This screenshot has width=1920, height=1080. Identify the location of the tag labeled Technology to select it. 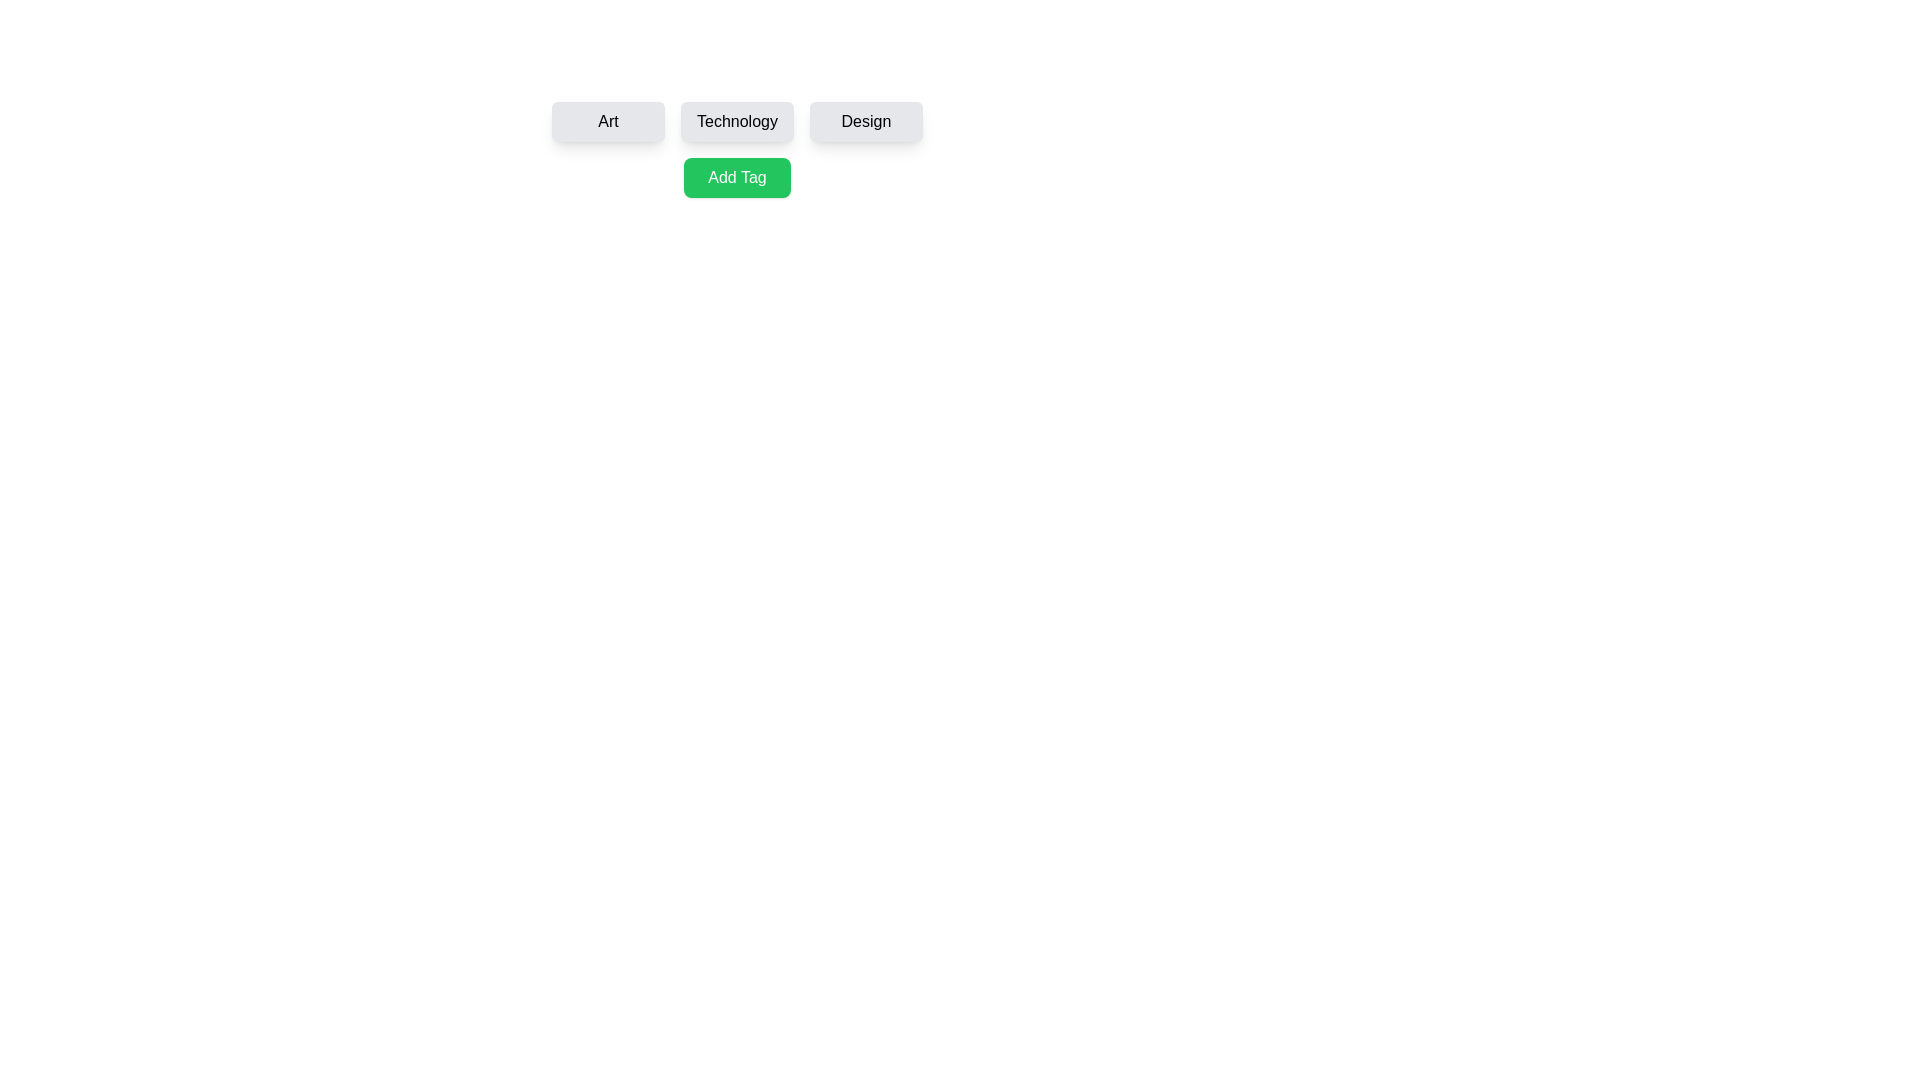
(736, 122).